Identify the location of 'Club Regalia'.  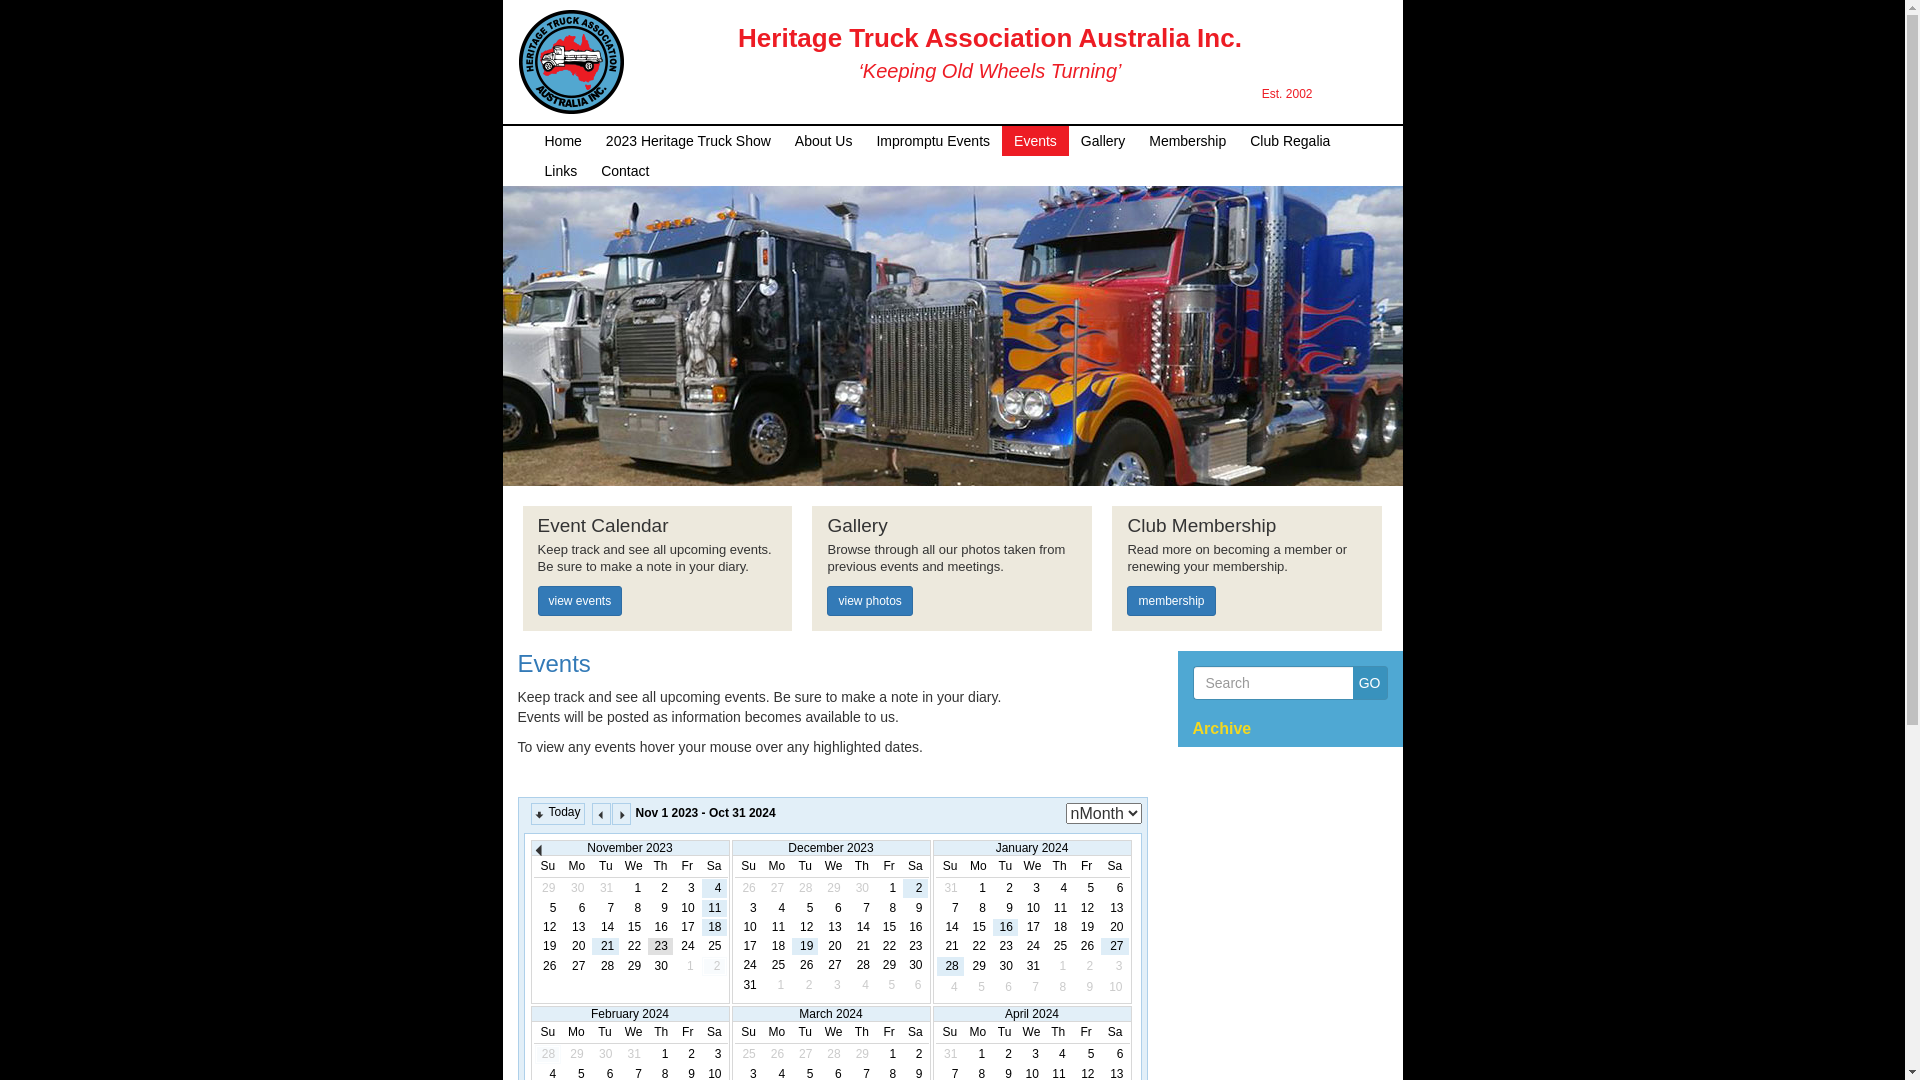
(1290, 140).